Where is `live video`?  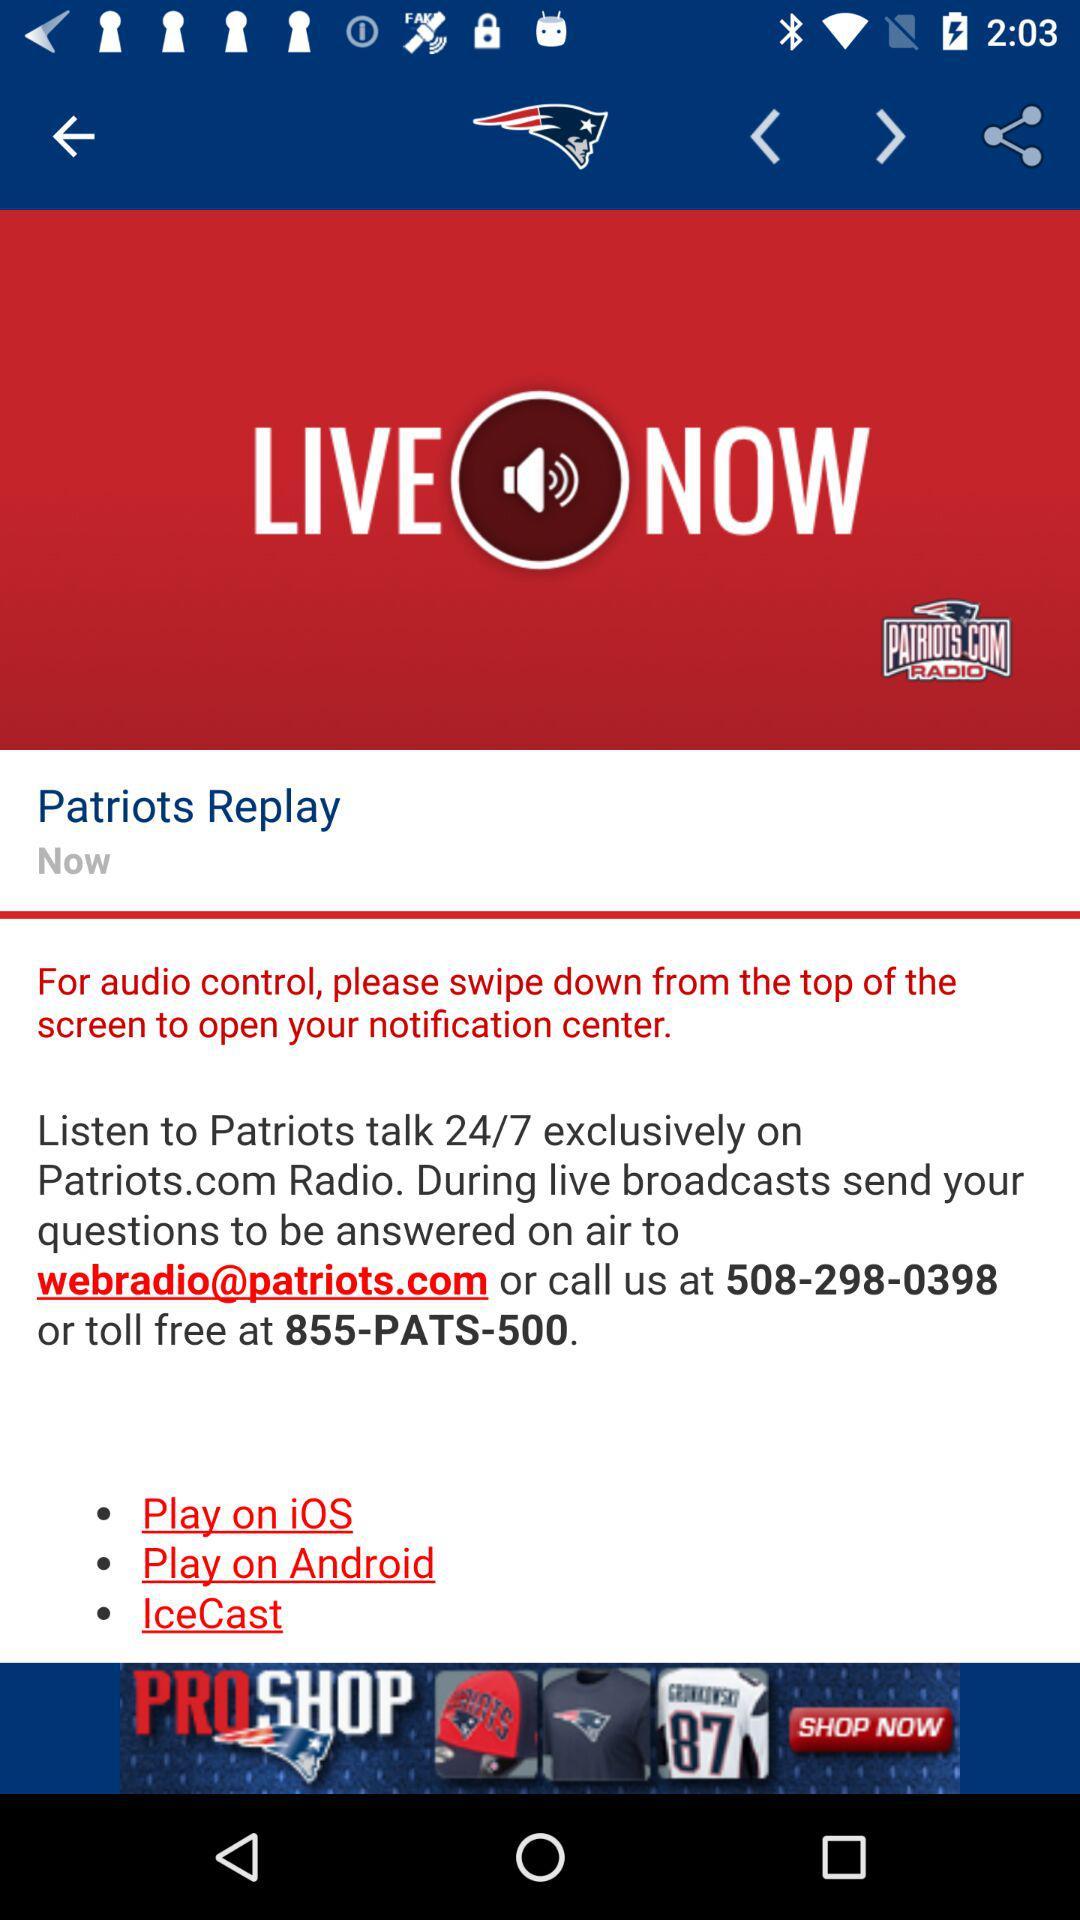 live video is located at coordinates (540, 480).